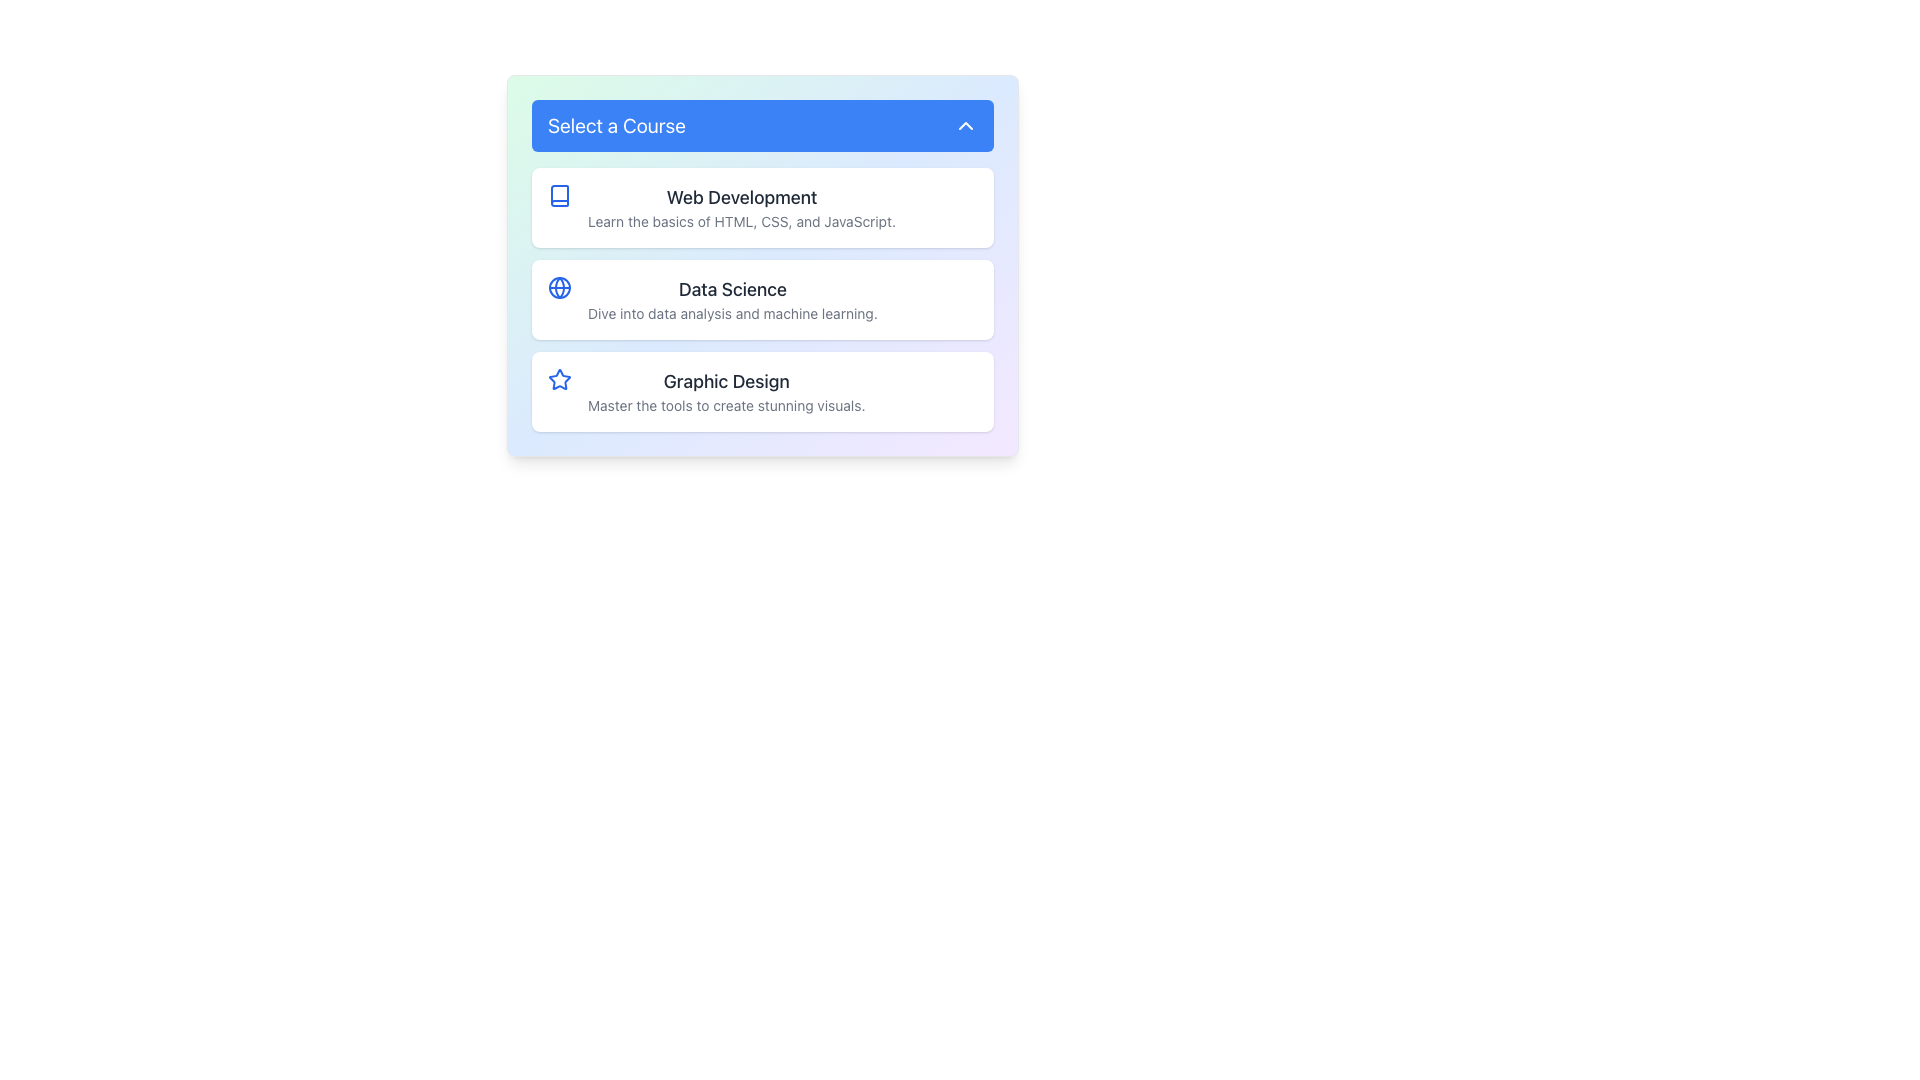  Describe the element at coordinates (560, 288) in the screenshot. I see `the 'Data Science' icon located to the left of the title text 'Data Science' on the second card in the vertical list of three cards` at that location.